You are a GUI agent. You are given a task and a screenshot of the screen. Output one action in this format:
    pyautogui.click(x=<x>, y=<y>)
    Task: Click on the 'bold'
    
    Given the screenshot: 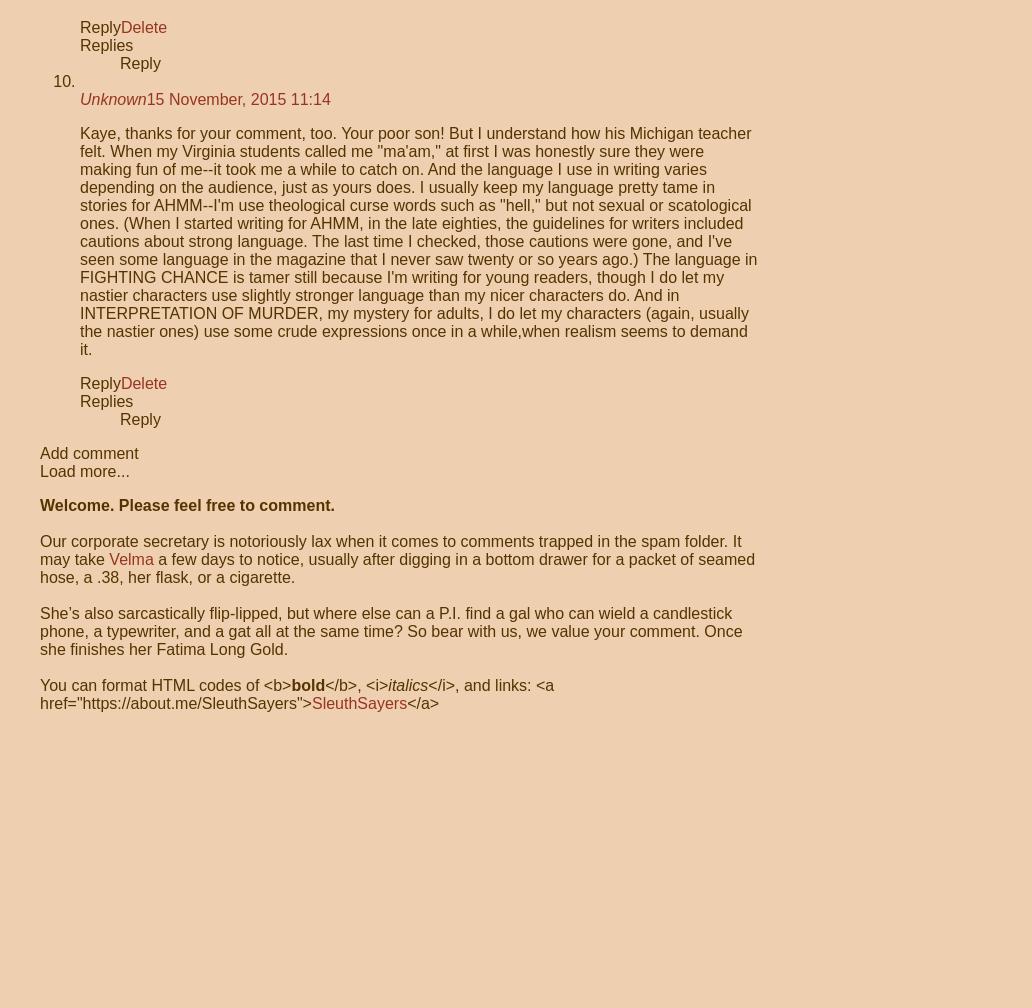 What is the action you would take?
    pyautogui.click(x=291, y=685)
    